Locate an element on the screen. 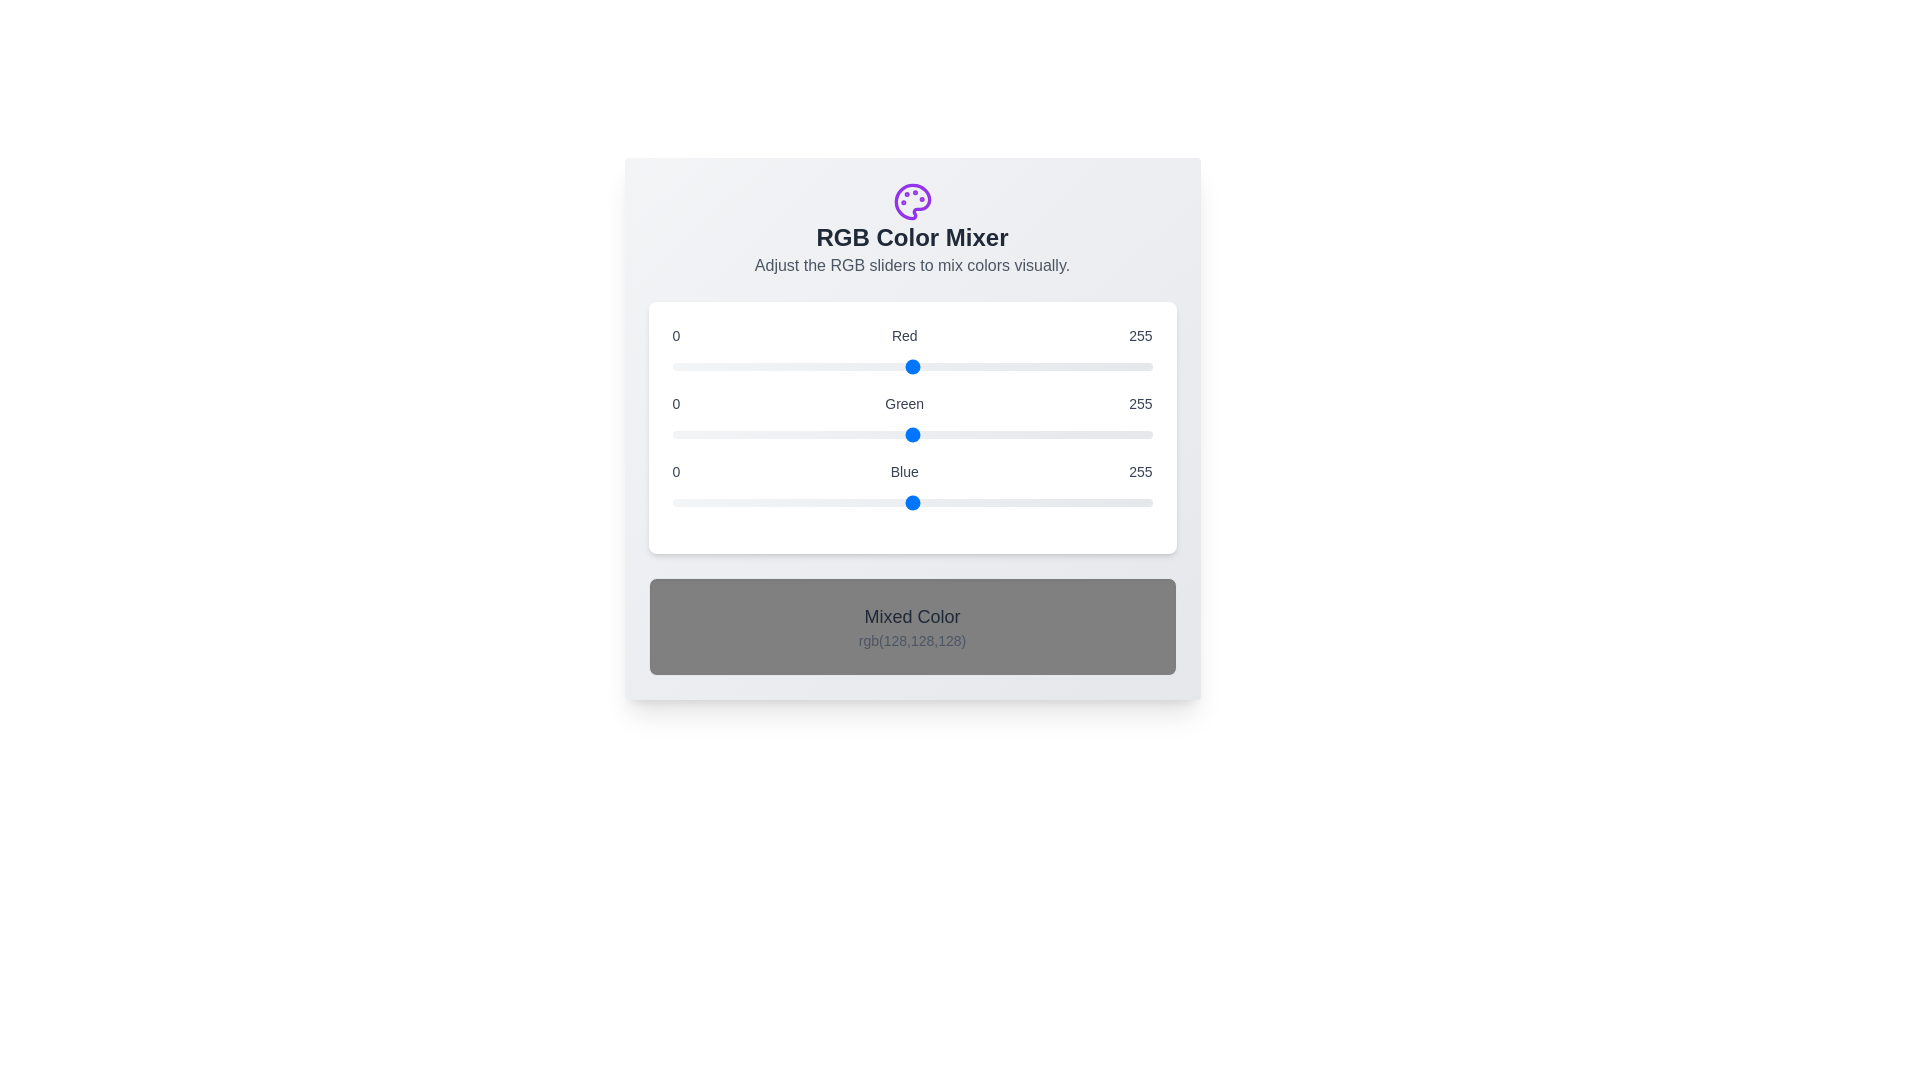  the 1 slider to the value 141 to observe the resulting mixed color is located at coordinates (911, 434).